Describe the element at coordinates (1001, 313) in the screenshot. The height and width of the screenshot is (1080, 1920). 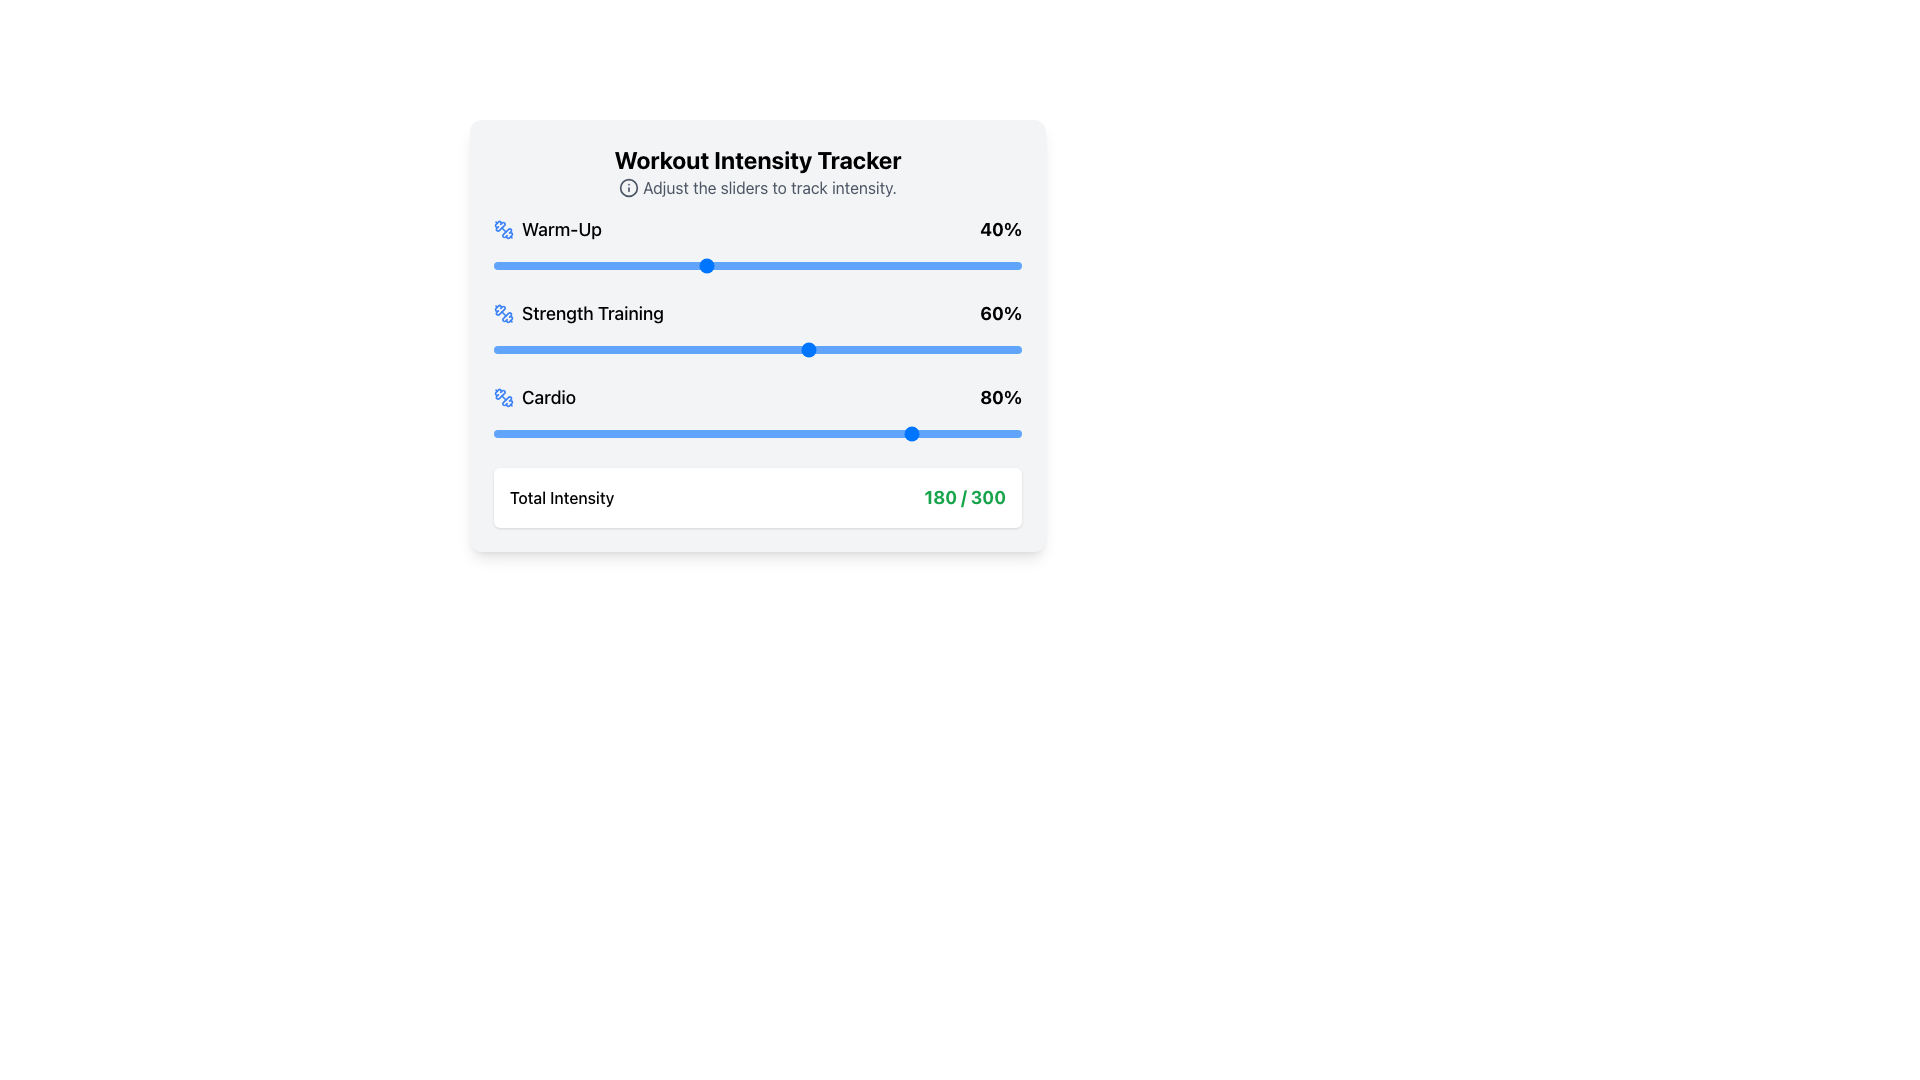
I see `displayed percentage '60%' from the bold text-based label located to the right of the 'Strength Training' slider` at that location.